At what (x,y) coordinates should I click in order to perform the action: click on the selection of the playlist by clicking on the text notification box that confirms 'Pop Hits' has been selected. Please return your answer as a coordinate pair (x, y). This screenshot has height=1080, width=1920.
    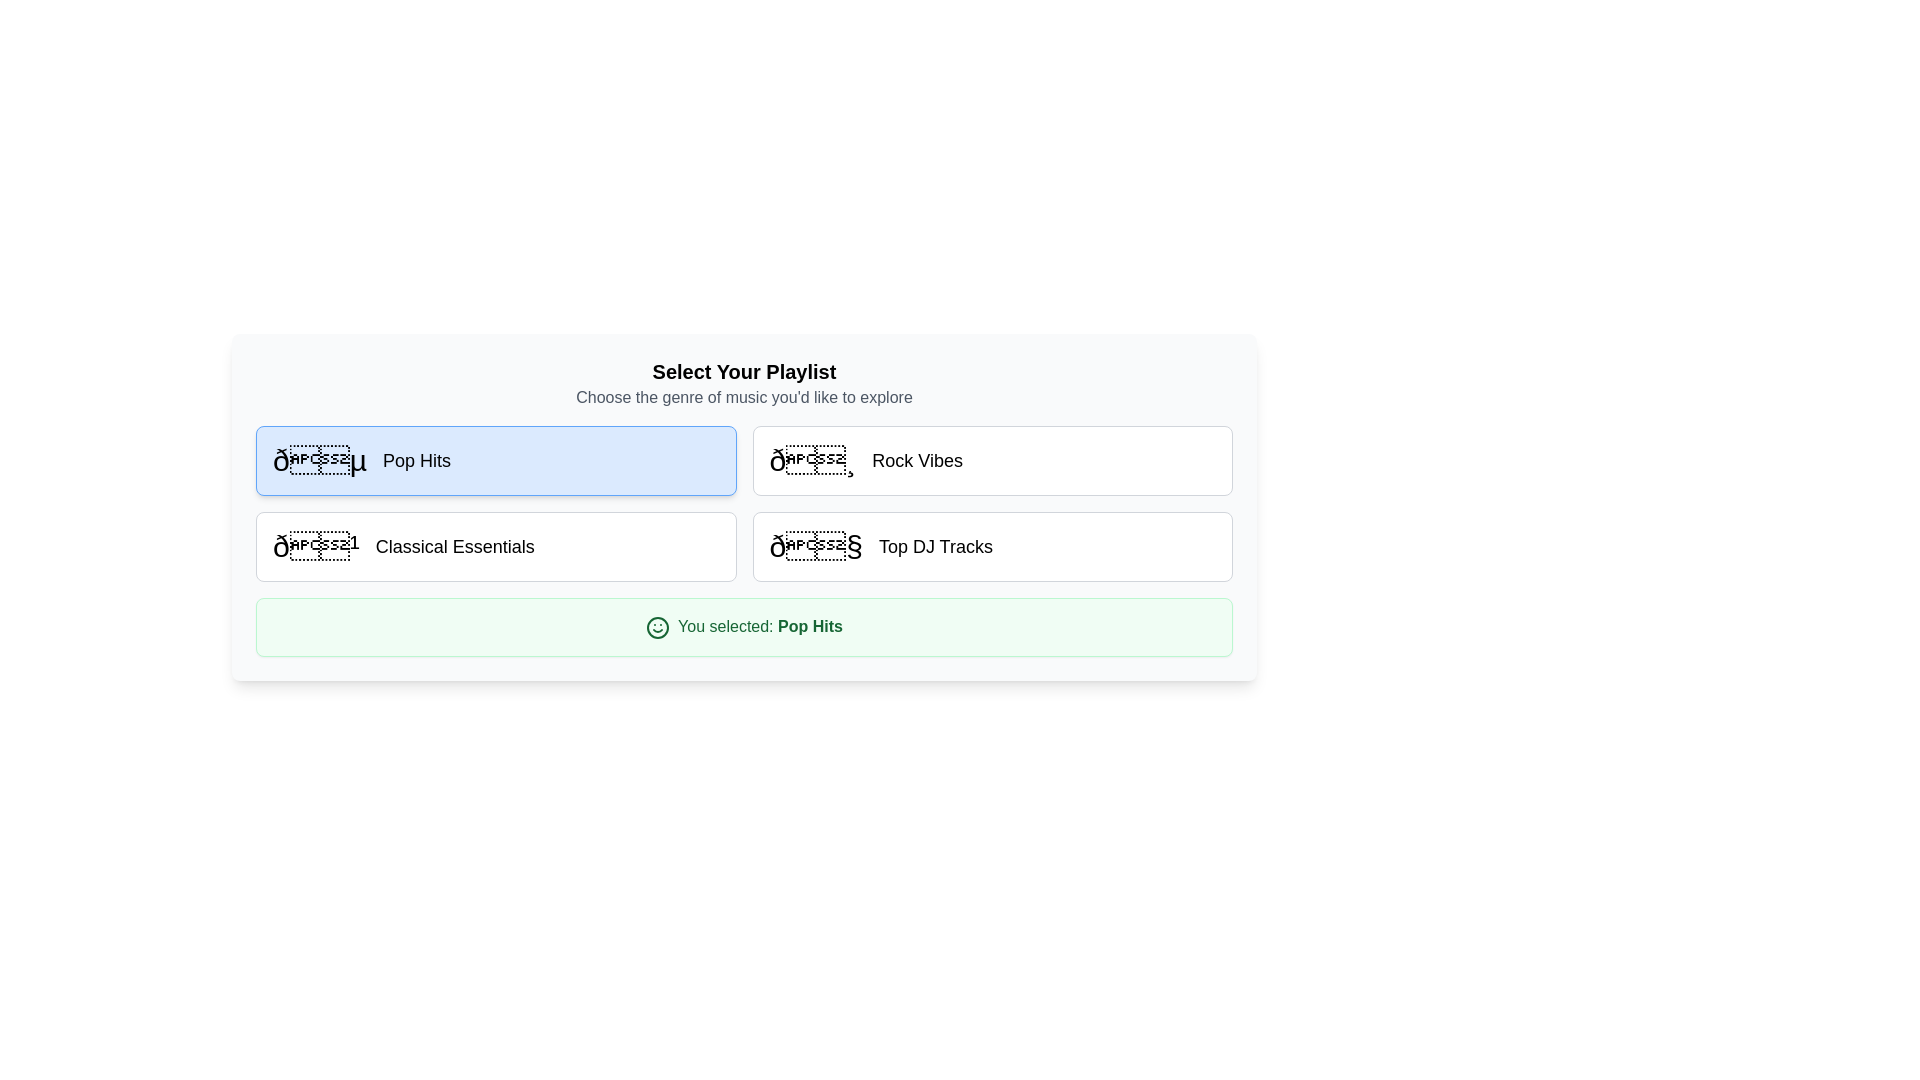
    Looking at the image, I should click on (743, 626).